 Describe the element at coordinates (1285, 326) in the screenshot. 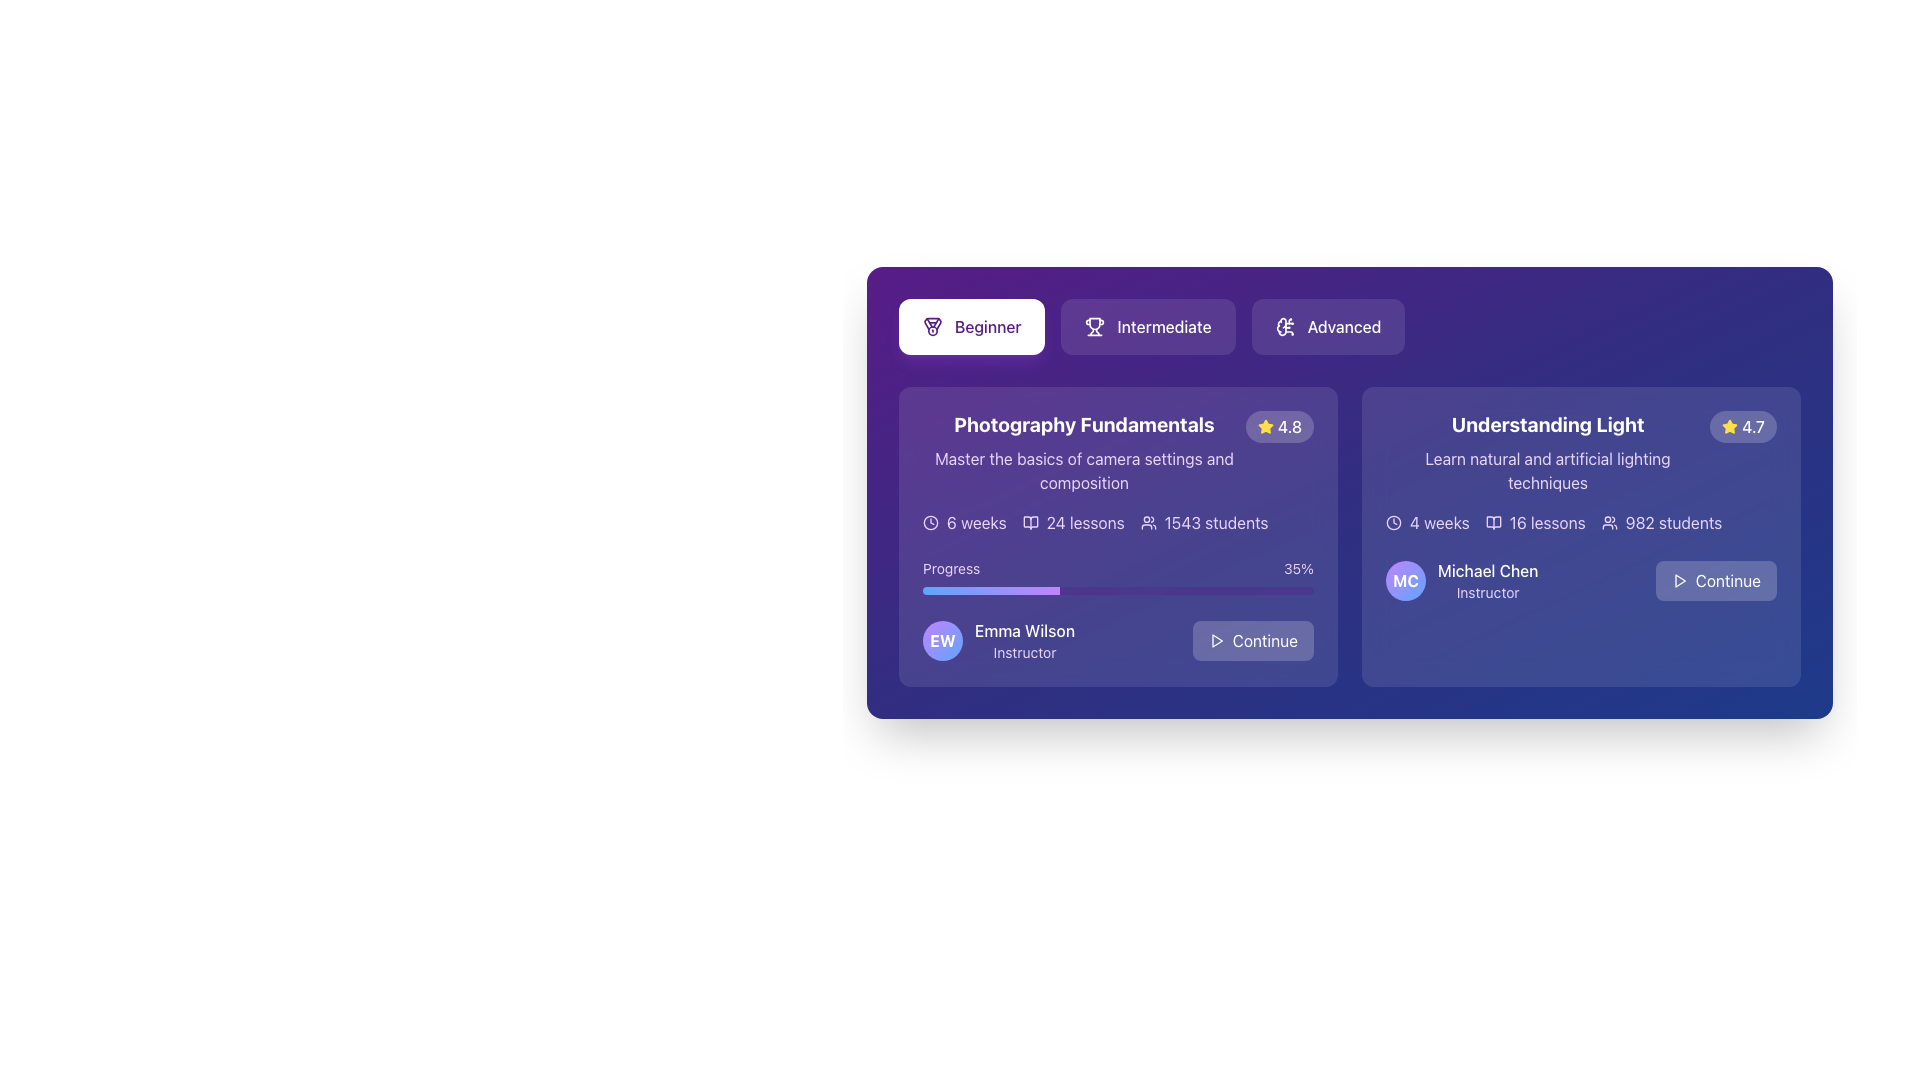

I see `the brain icon with circuit-like features, which is positioned alongside the text 'Advanced' in a button-like component on the right side of the options labeled 'Beginner', 'Intermediate', and 'Advanced'` at that location.